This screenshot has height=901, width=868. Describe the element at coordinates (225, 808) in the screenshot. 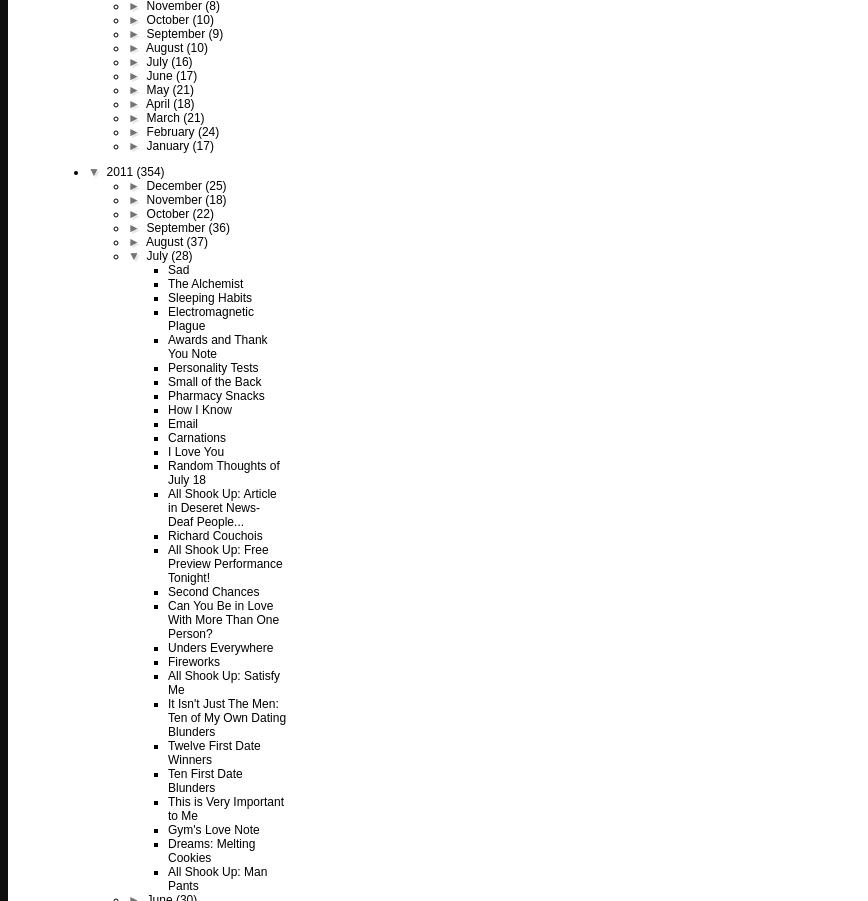

I see `'This is Very Important to Me'` at that location.